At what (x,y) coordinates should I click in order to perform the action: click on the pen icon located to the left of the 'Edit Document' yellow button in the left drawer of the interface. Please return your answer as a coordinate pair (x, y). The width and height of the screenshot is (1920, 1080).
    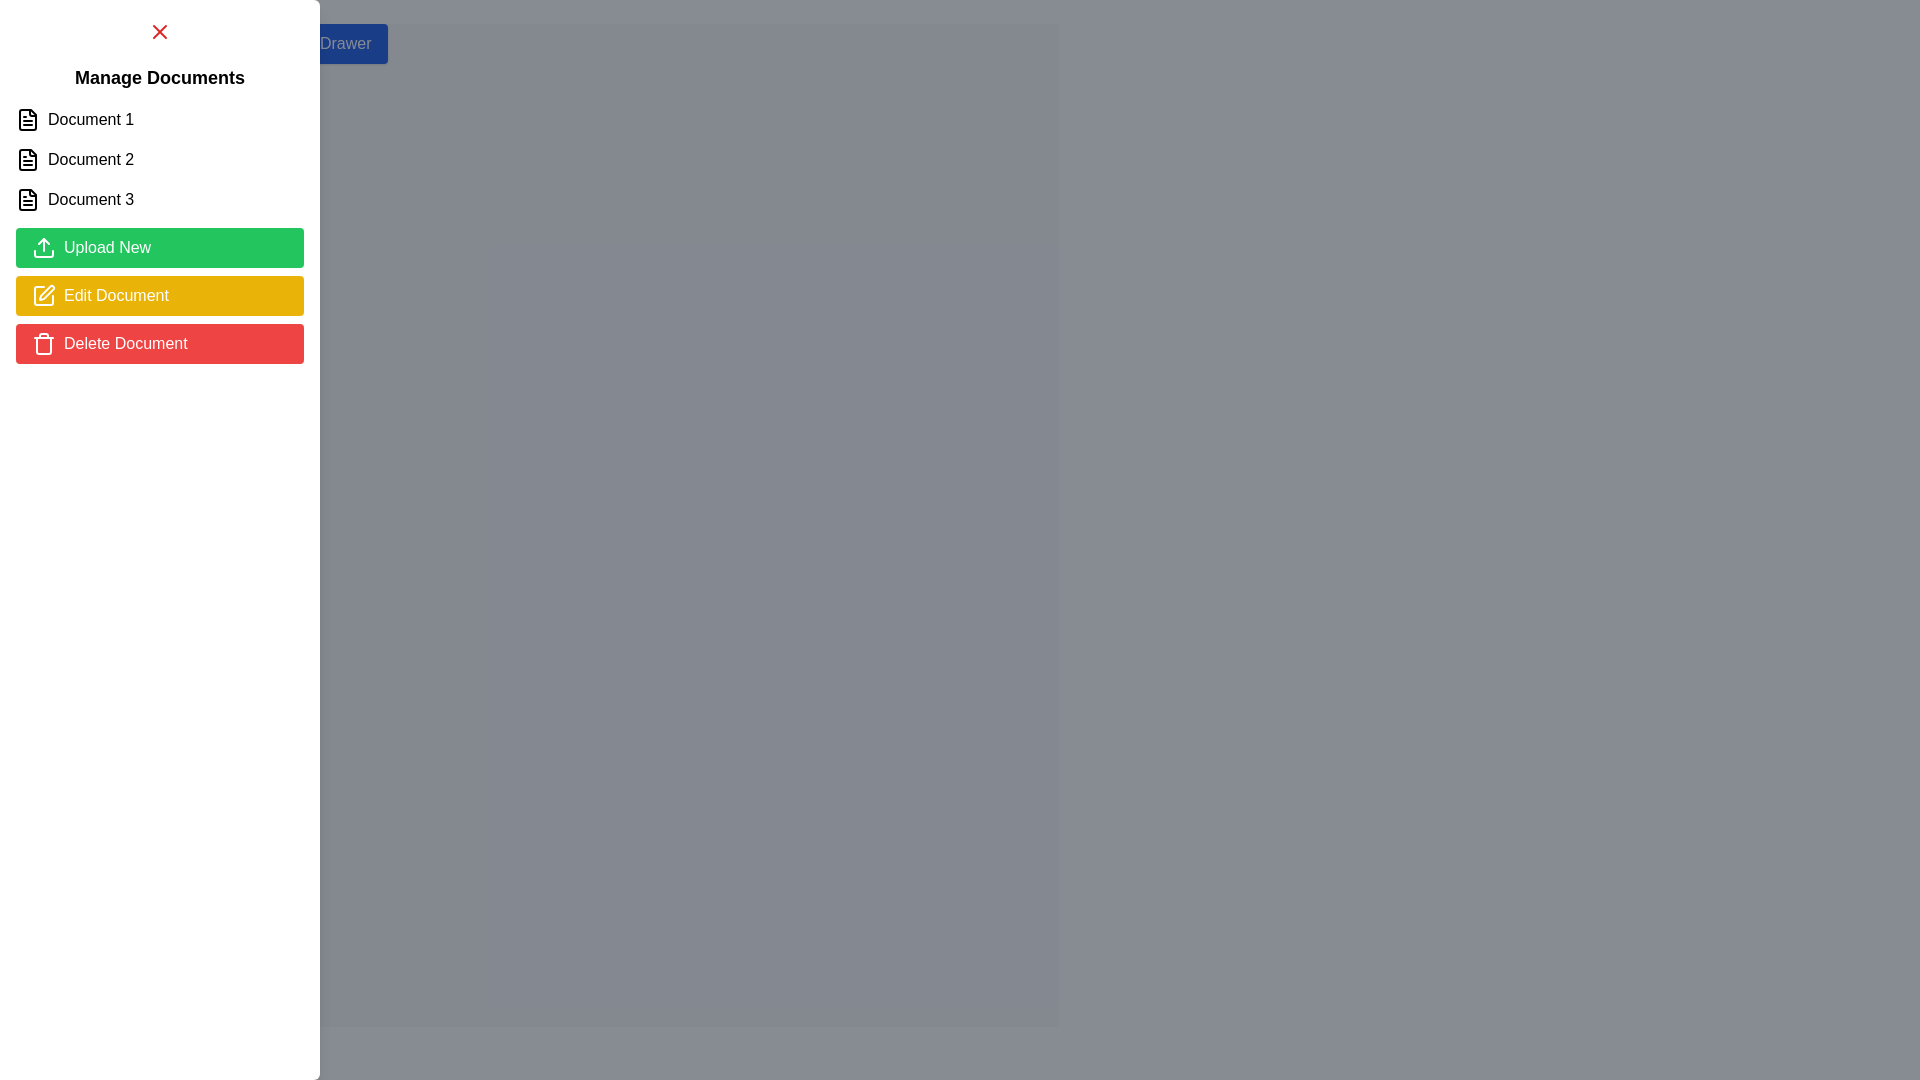
    Looking at the image, I should click on (43, 296).